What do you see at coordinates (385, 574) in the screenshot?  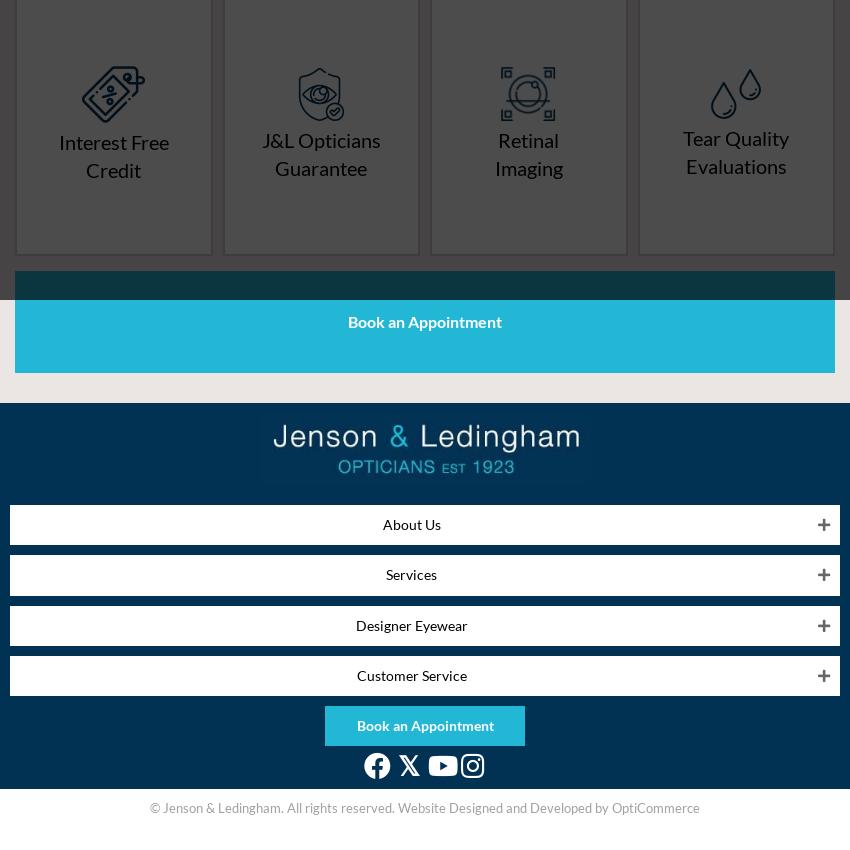 I see `'Services'` at bounding box center [385, 574].